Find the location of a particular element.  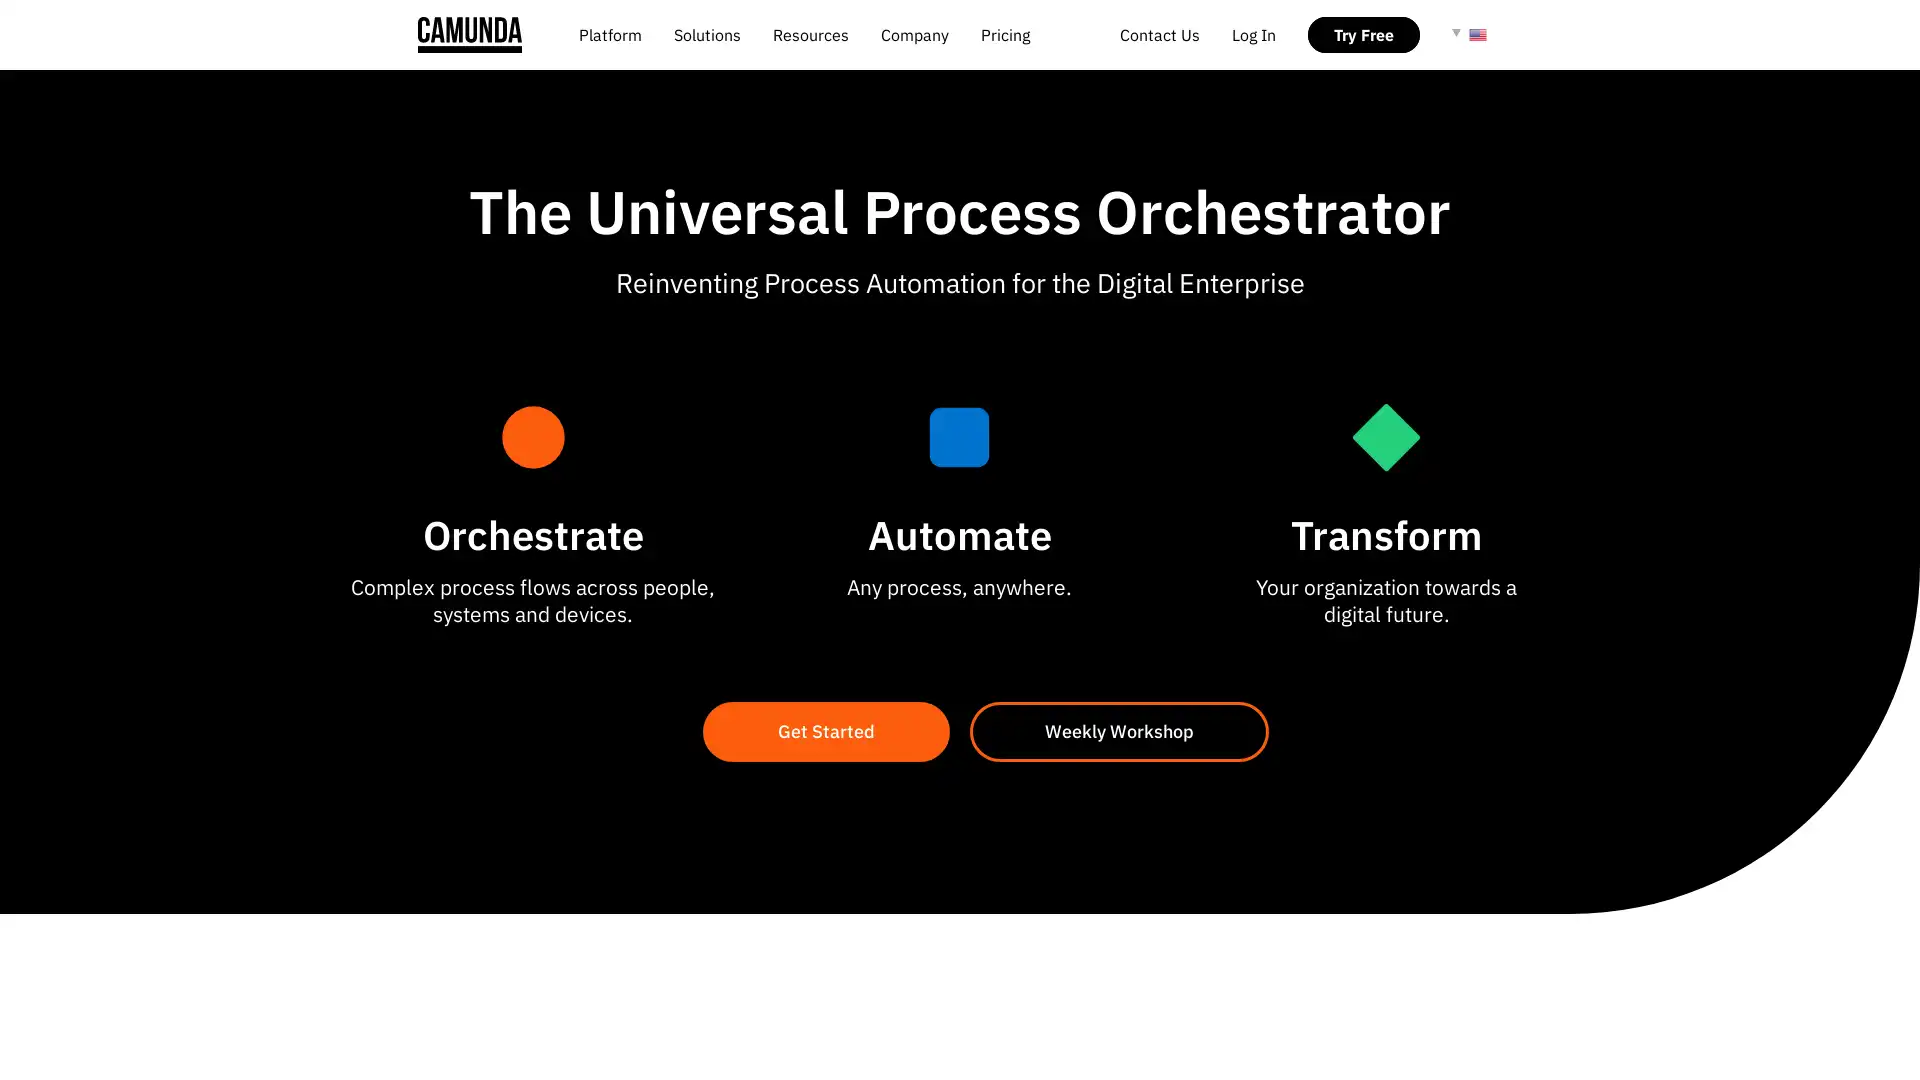

Weekly Workshop is located at coordinates (1118, 732).